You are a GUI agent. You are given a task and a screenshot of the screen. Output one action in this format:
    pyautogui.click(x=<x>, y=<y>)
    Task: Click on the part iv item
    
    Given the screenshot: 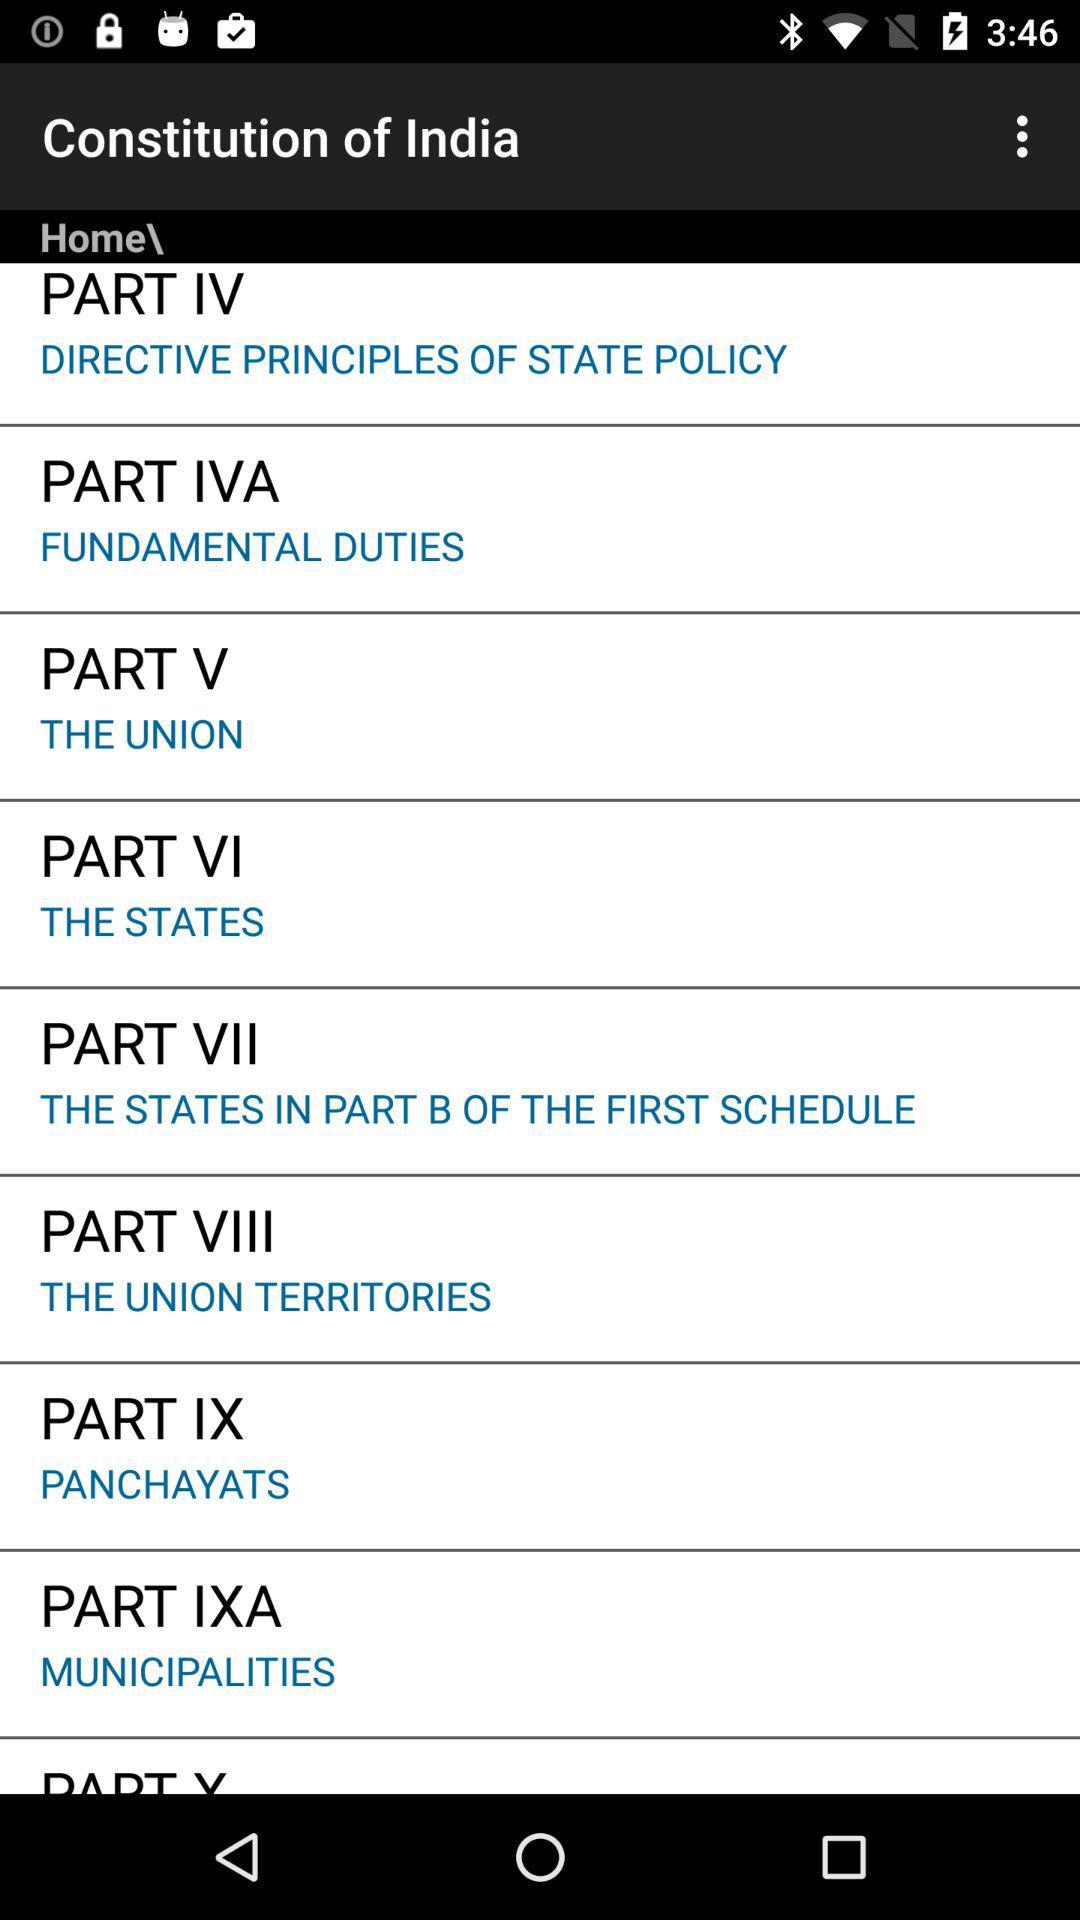 What is the action you would take?
    pyautogui.click(x=540, y=296)
    